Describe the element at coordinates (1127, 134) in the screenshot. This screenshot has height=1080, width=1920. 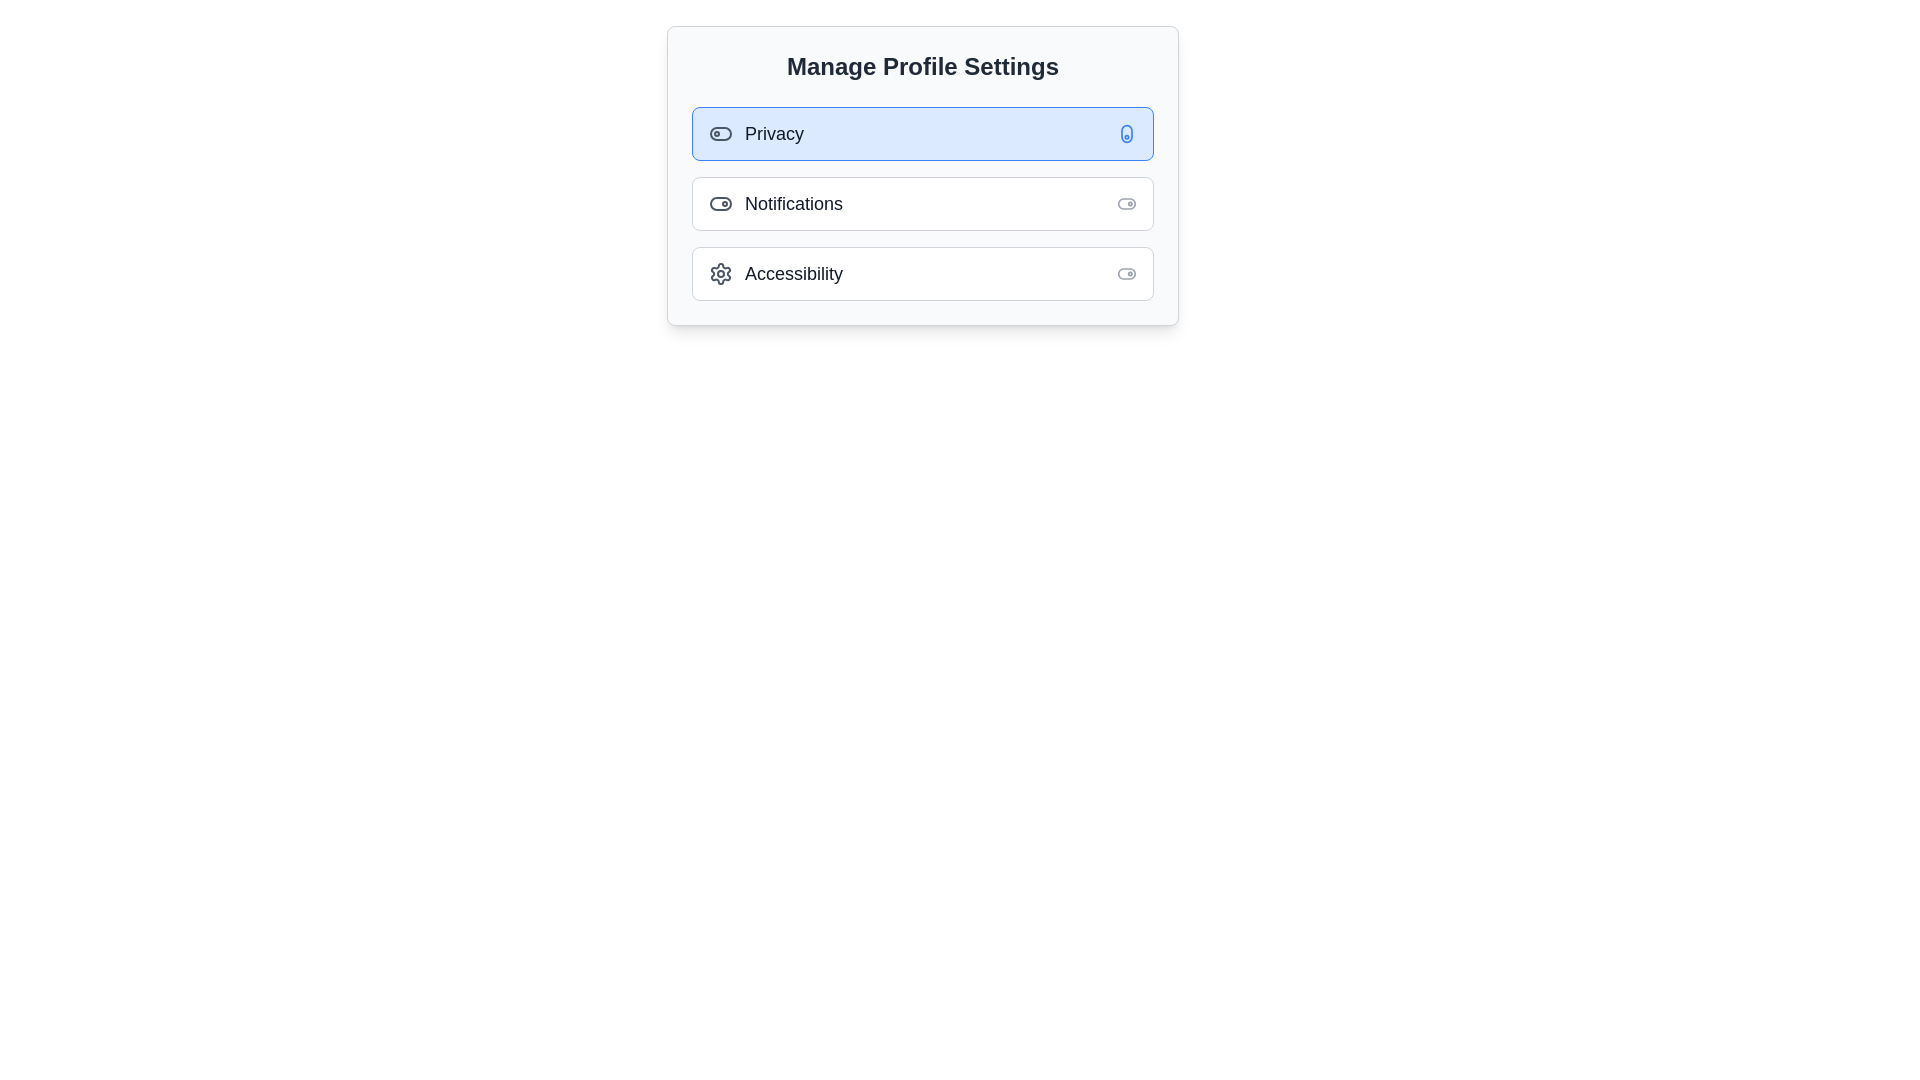
I see `the toggle switch icon located in the 'Privacy' section of the 'Manage Profile Settings' interface` at that location.